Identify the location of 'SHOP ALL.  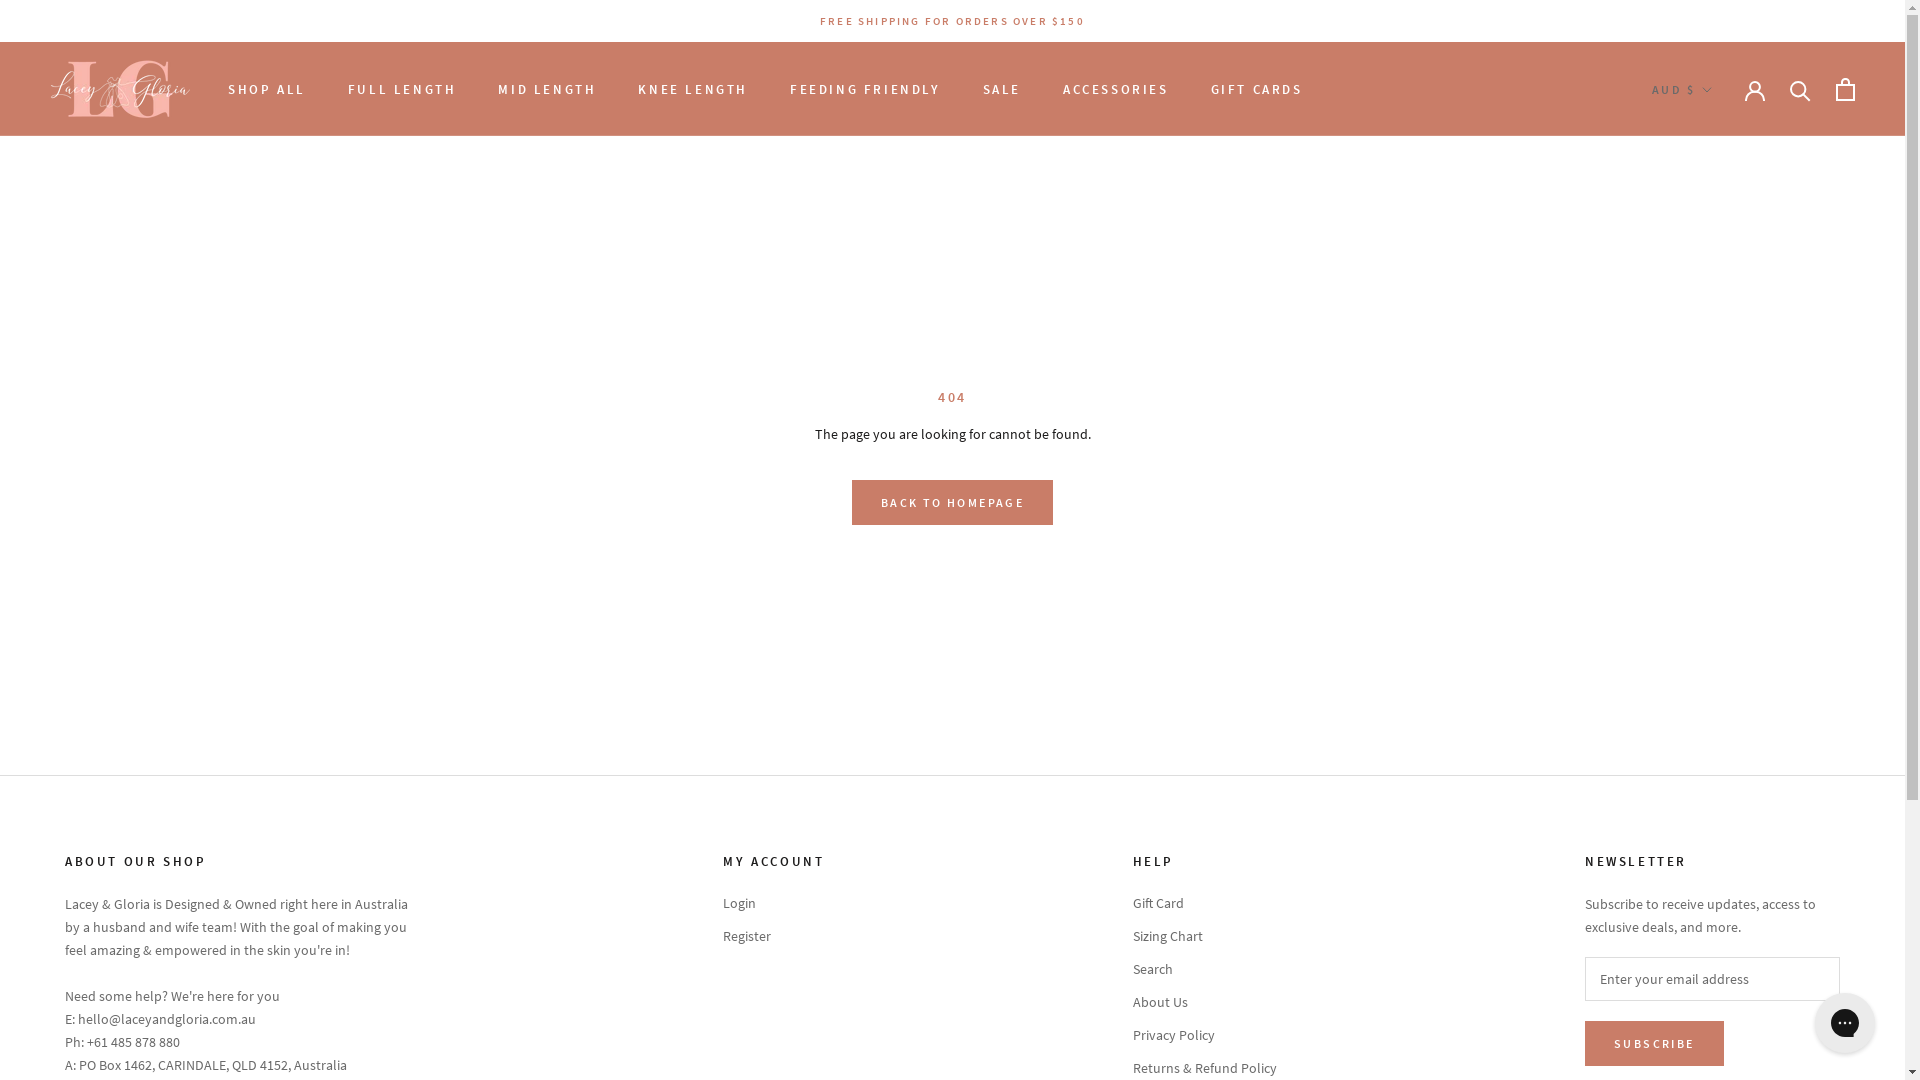
(227, 88).